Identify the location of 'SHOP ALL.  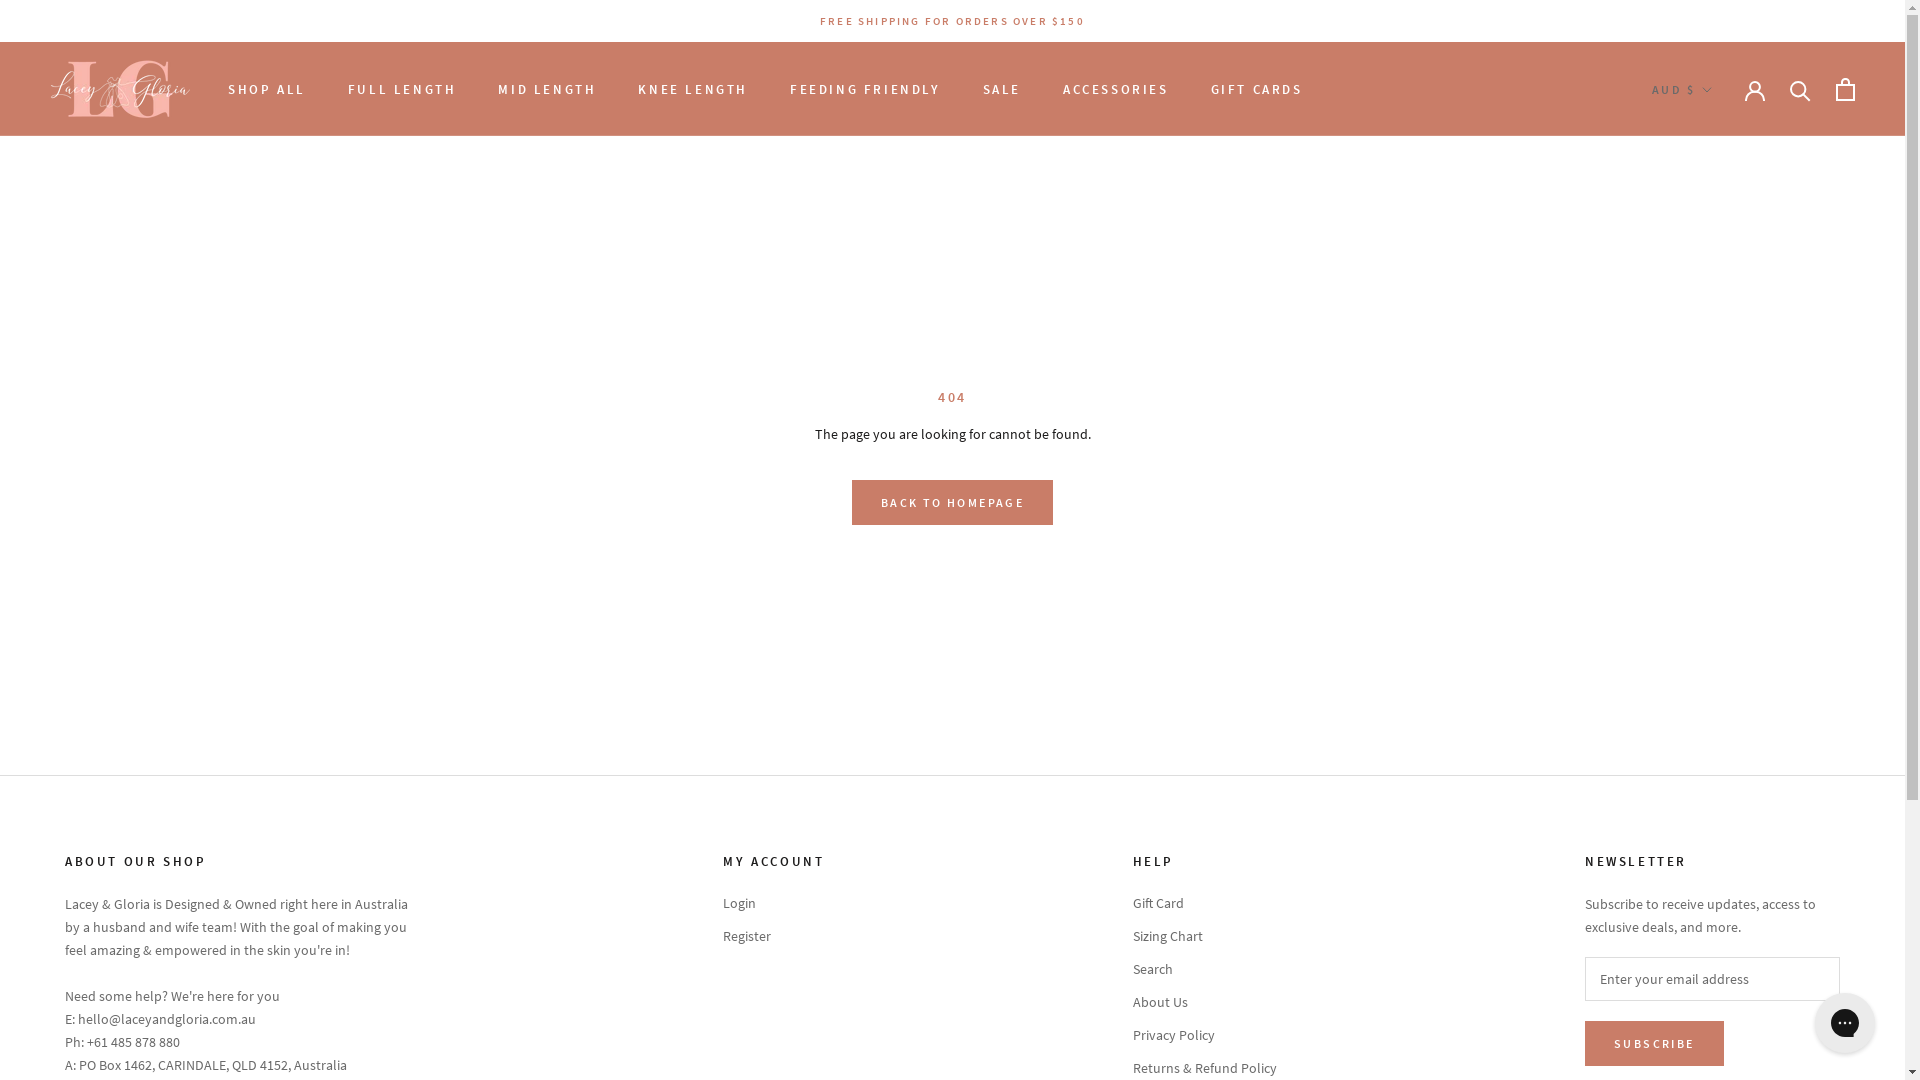
(227, 88).